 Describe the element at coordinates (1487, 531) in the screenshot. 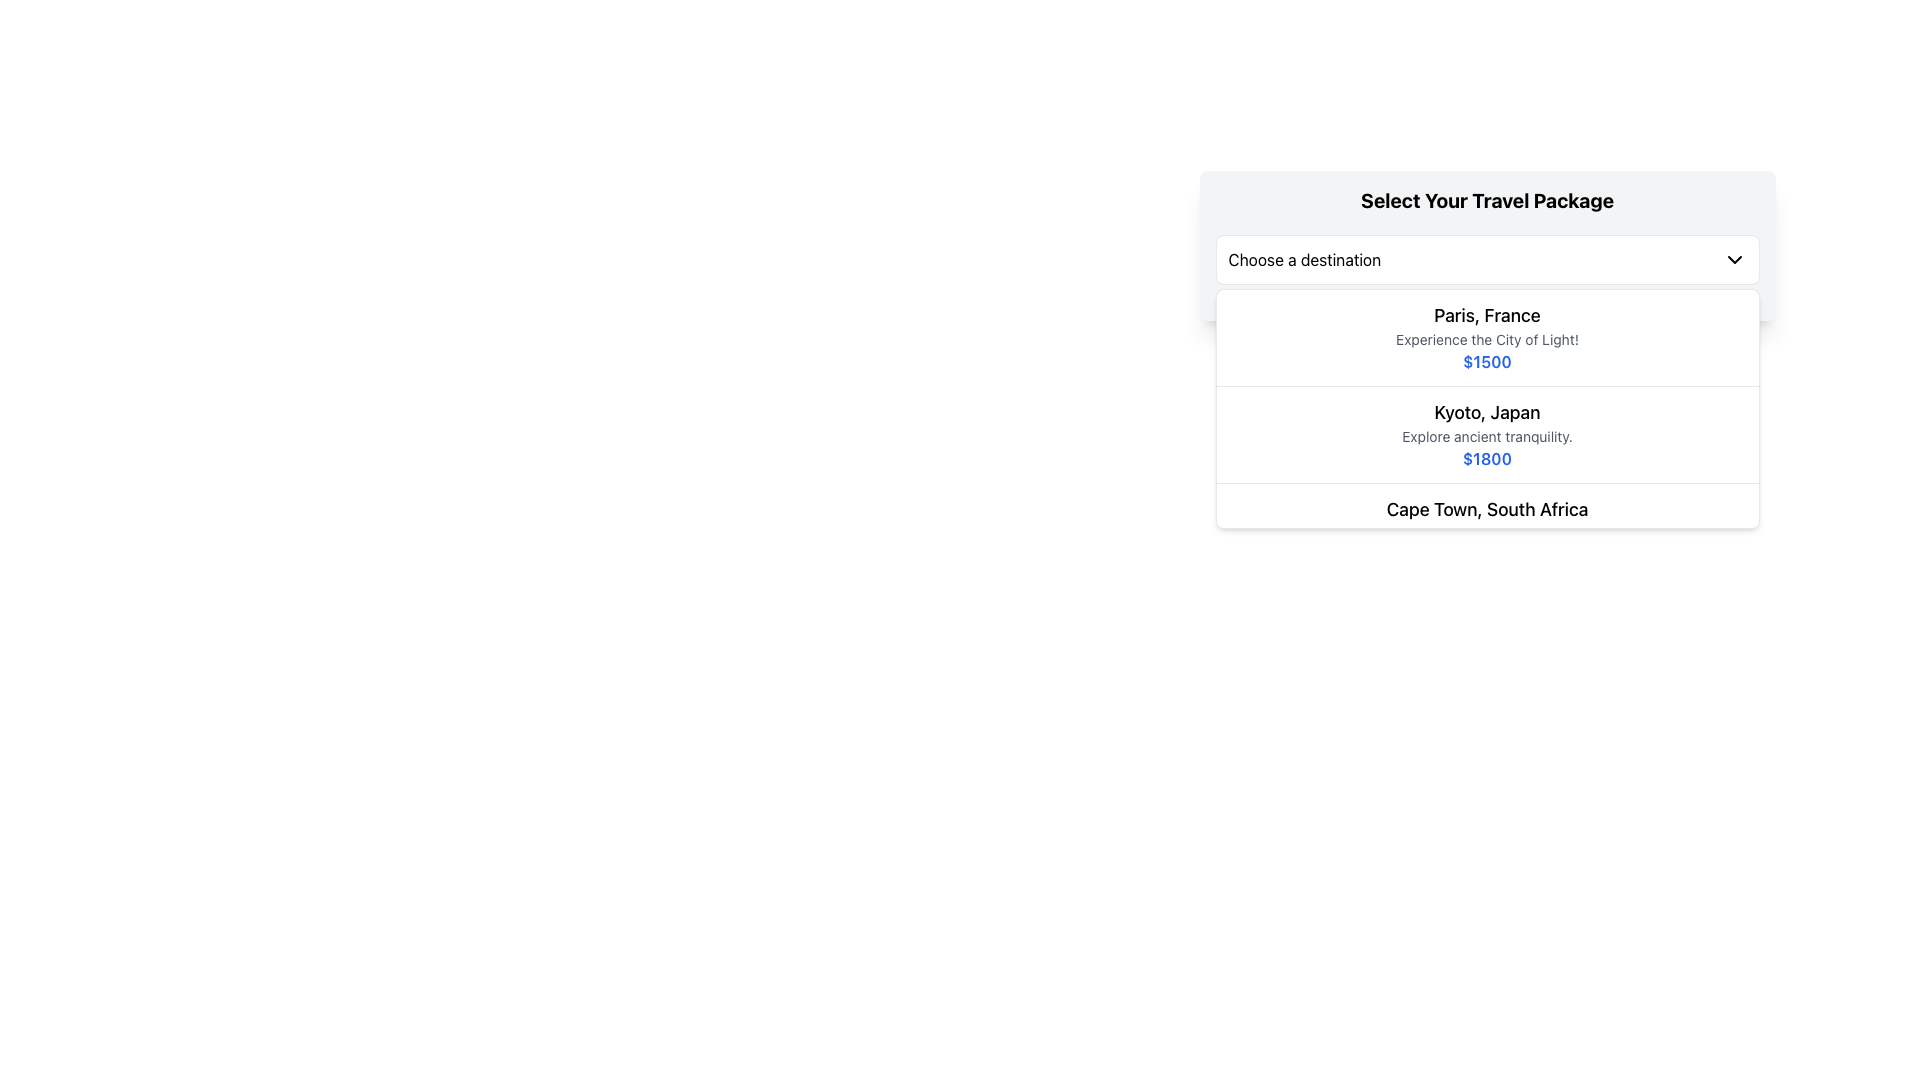

I see `the third item in the dropdown menu` at that location.